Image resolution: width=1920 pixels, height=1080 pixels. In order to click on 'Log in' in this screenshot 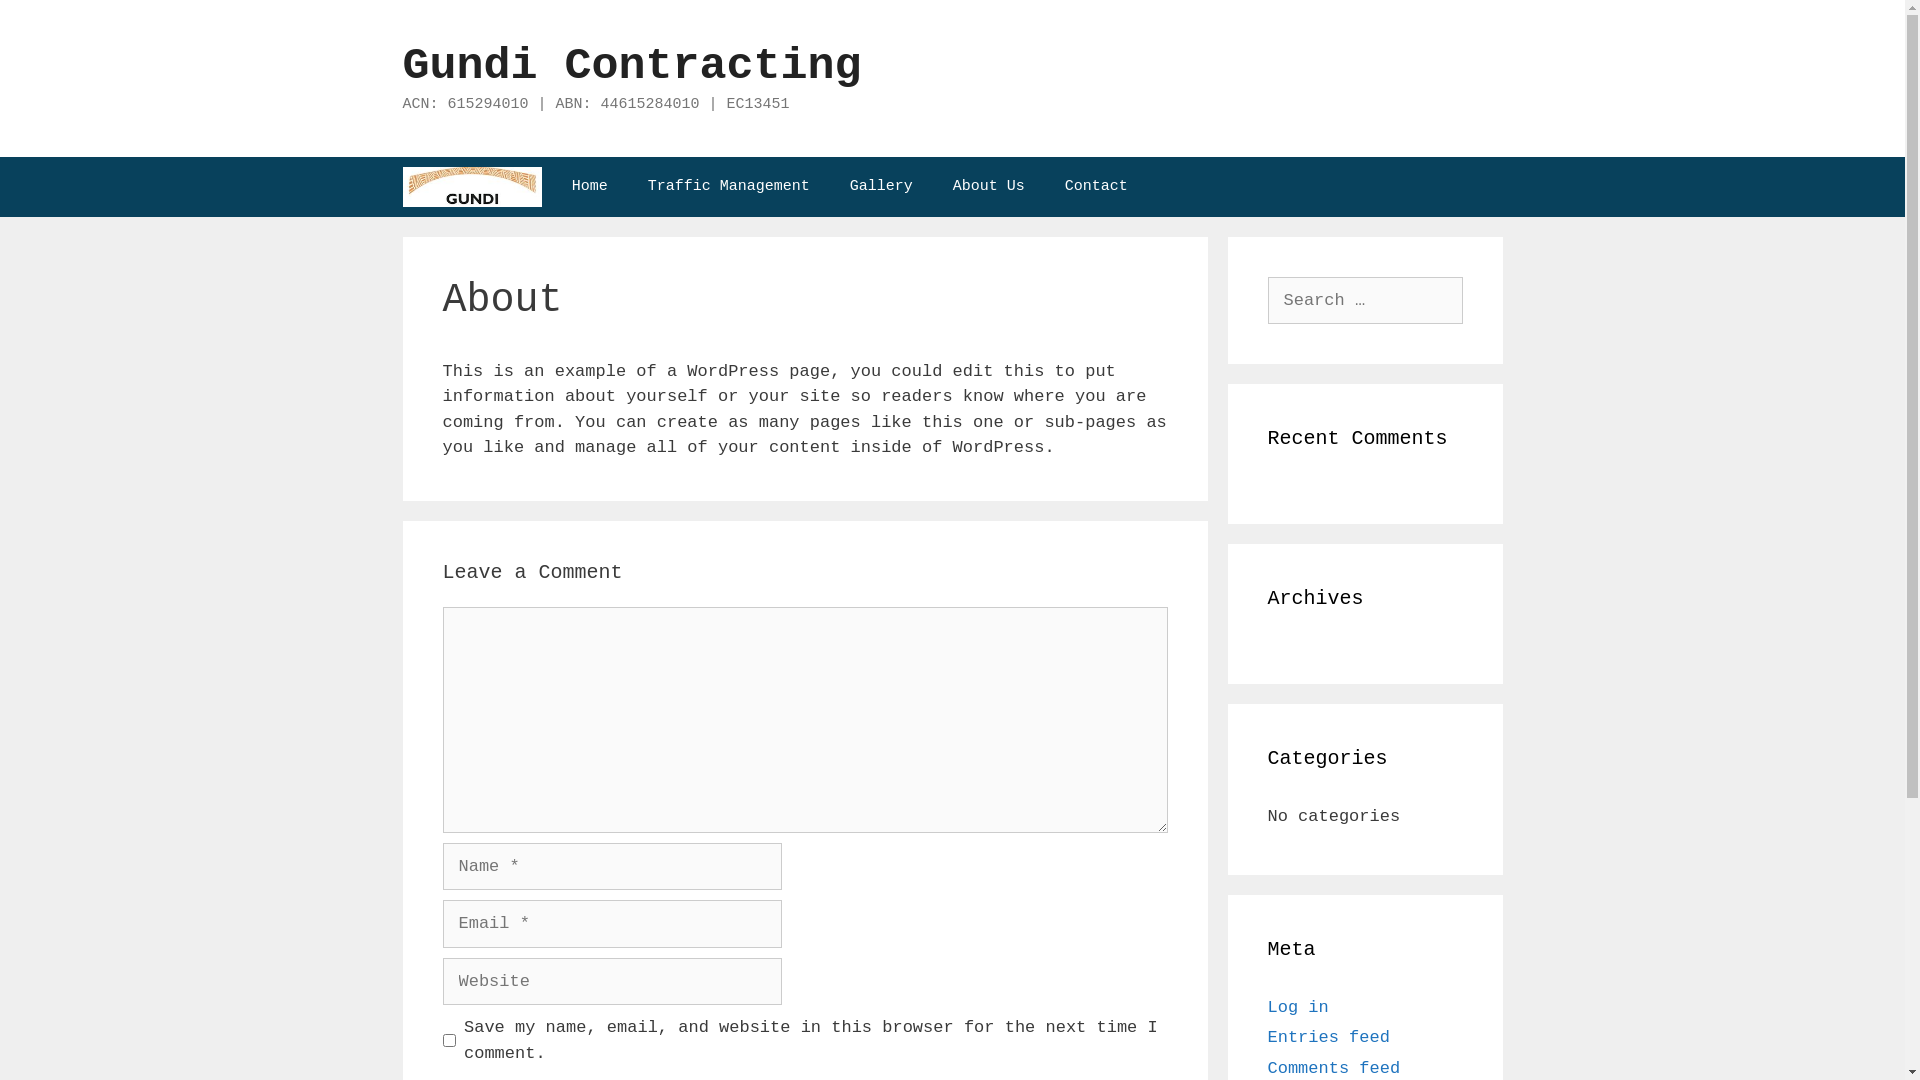, I will do `click(1298, 1007)`.